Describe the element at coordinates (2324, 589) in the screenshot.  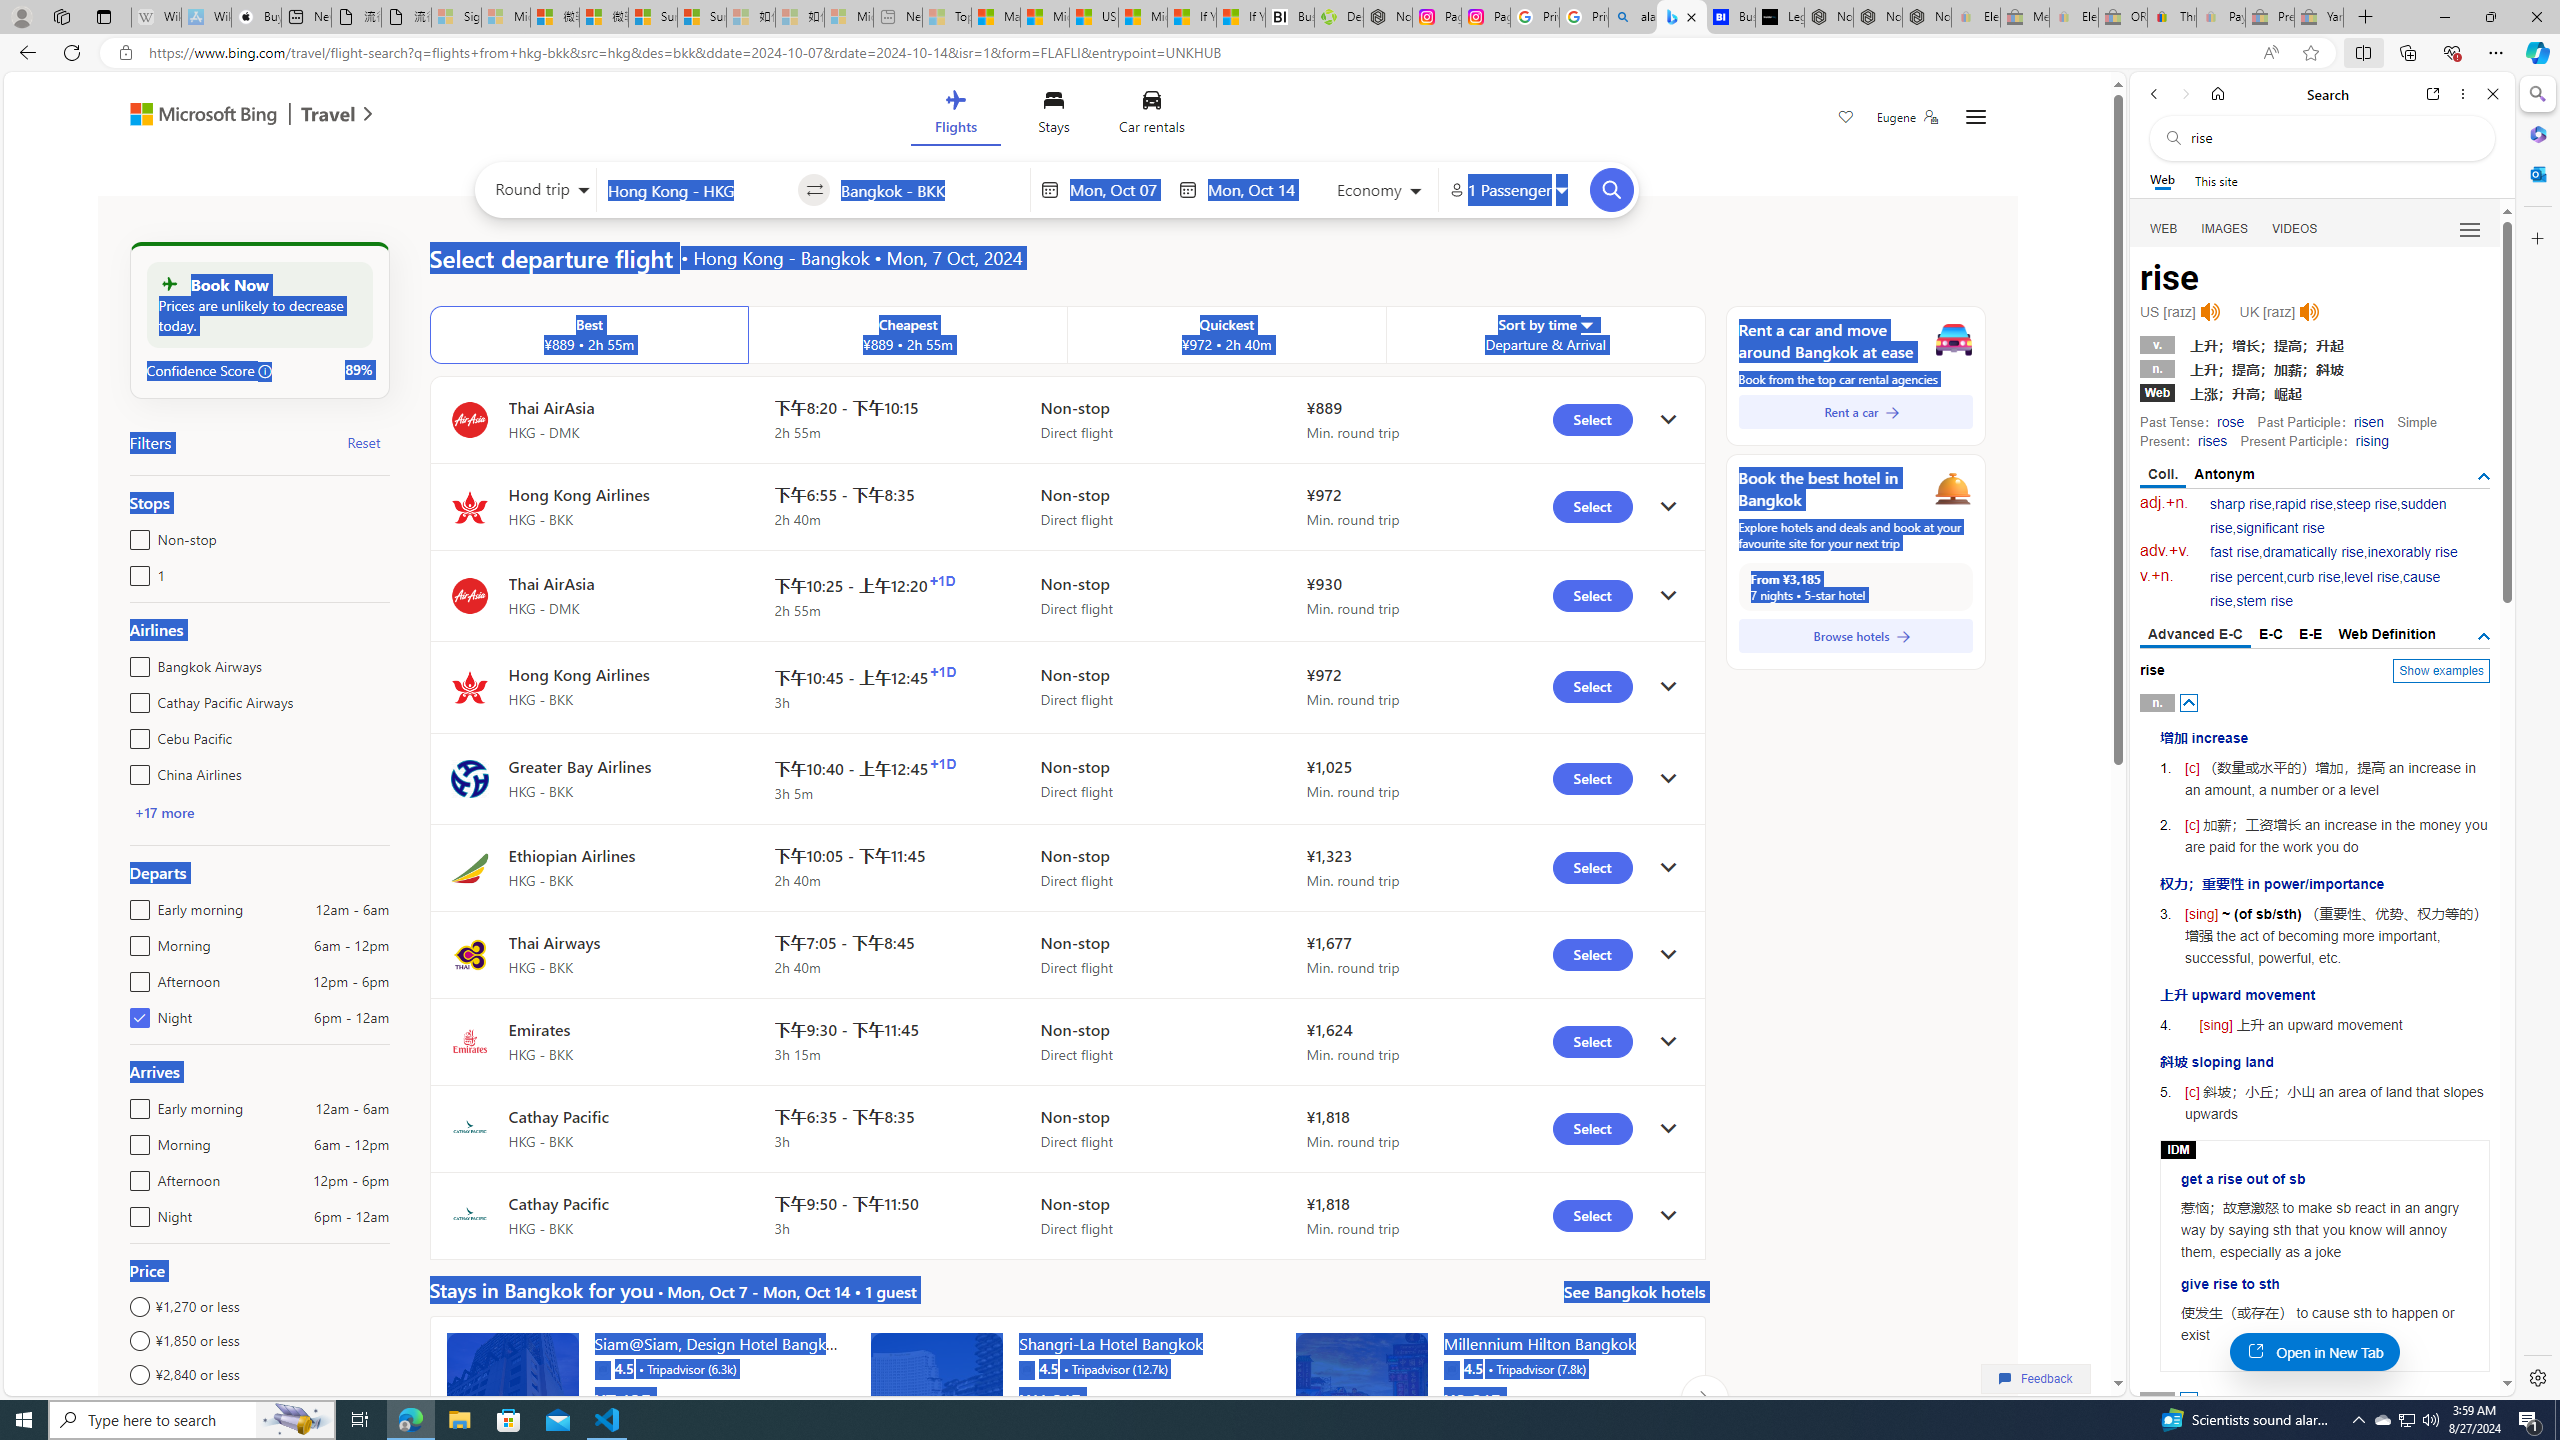
I see `'cause rise'` at that location.